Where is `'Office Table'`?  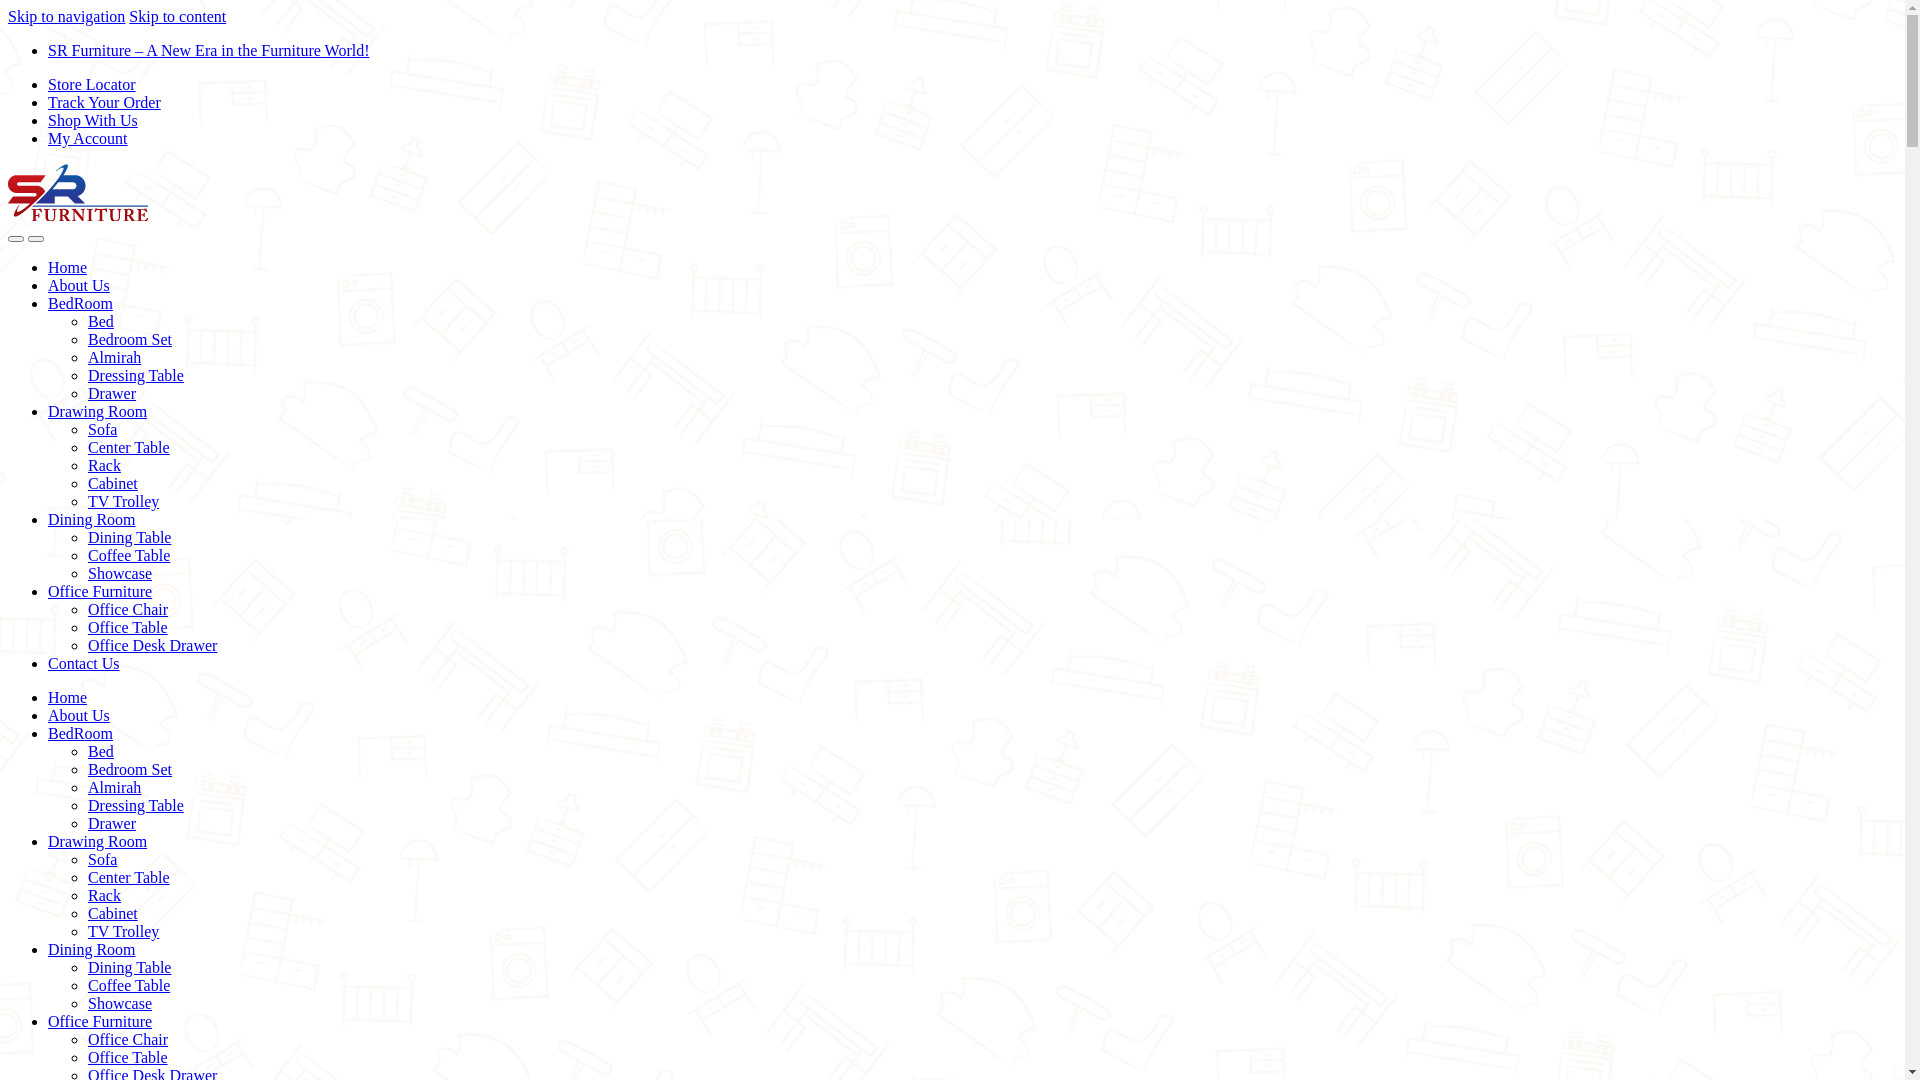 'Office Table' is located at coordinates (86, 1056).